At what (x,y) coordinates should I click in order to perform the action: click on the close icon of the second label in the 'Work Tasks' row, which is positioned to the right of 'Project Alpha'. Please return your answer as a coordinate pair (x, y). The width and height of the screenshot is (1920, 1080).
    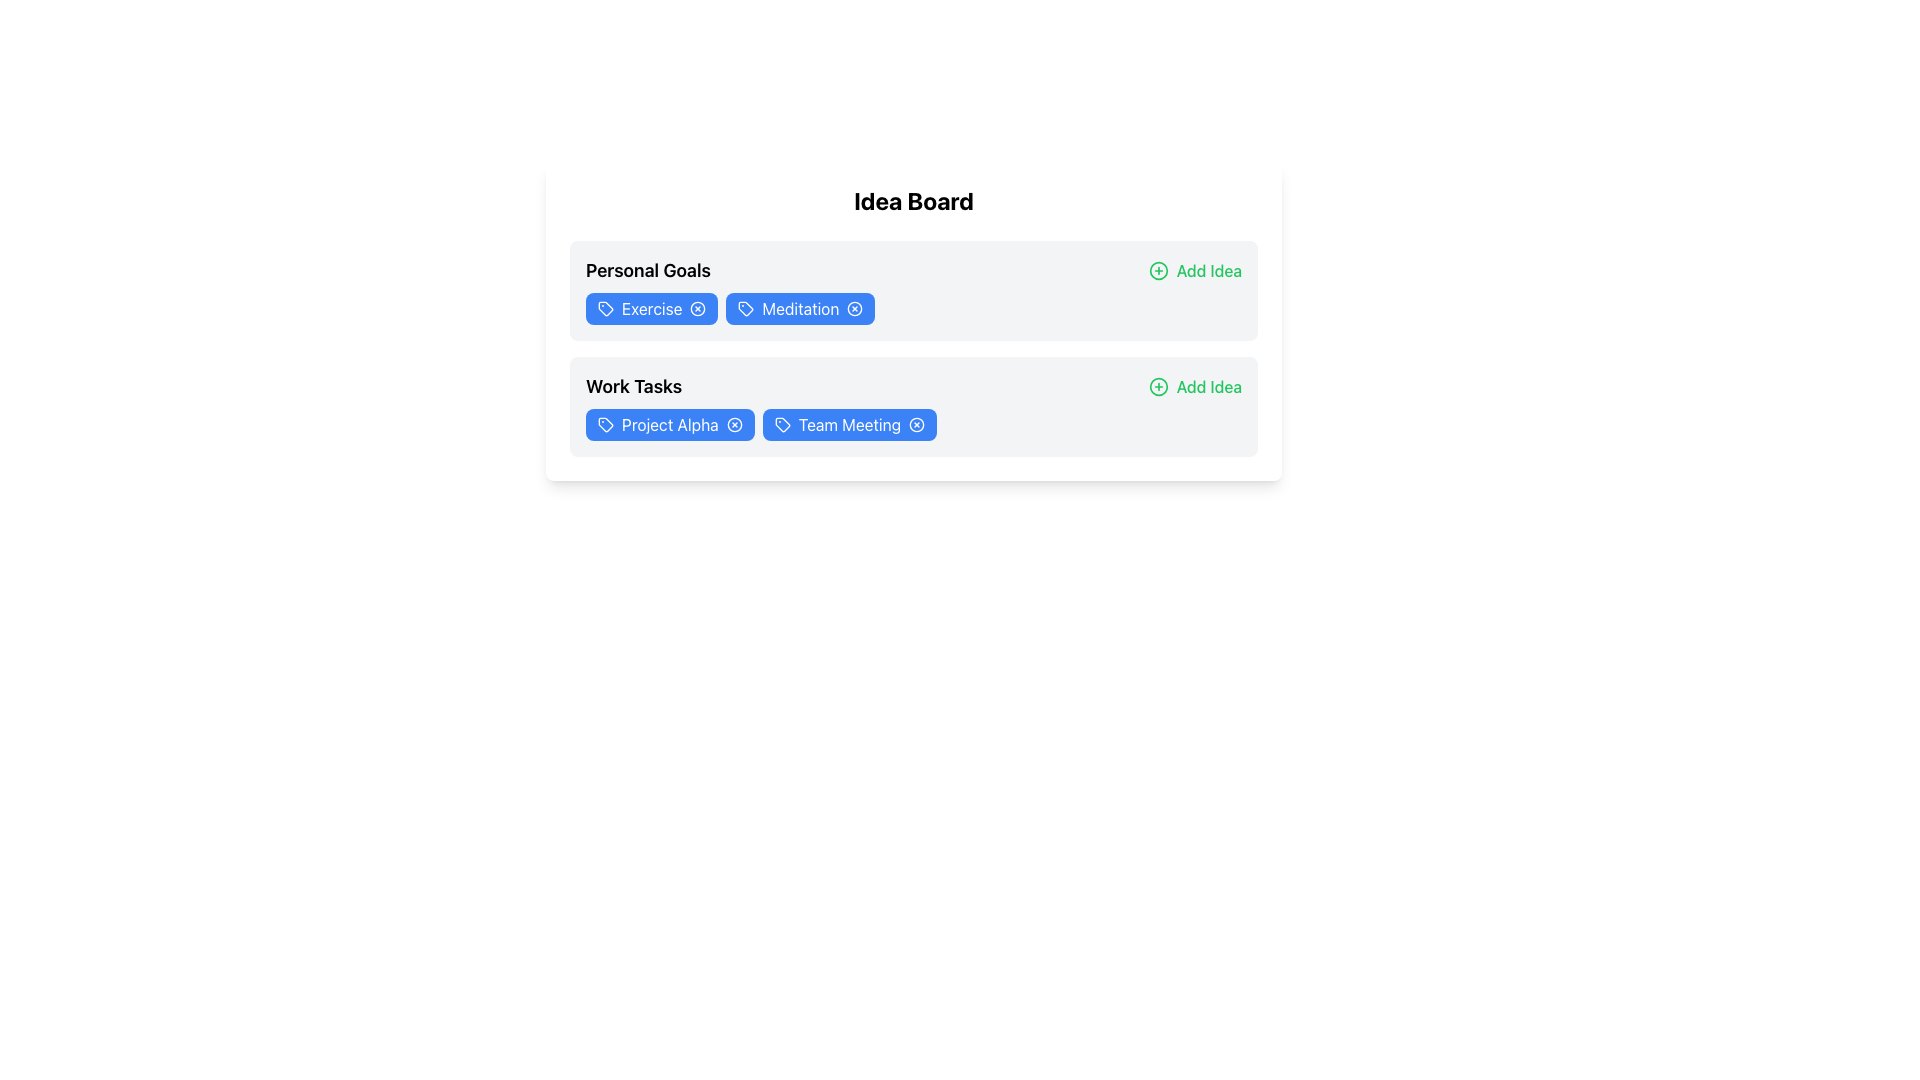
    Looking at the image, I should click on (849, 423).